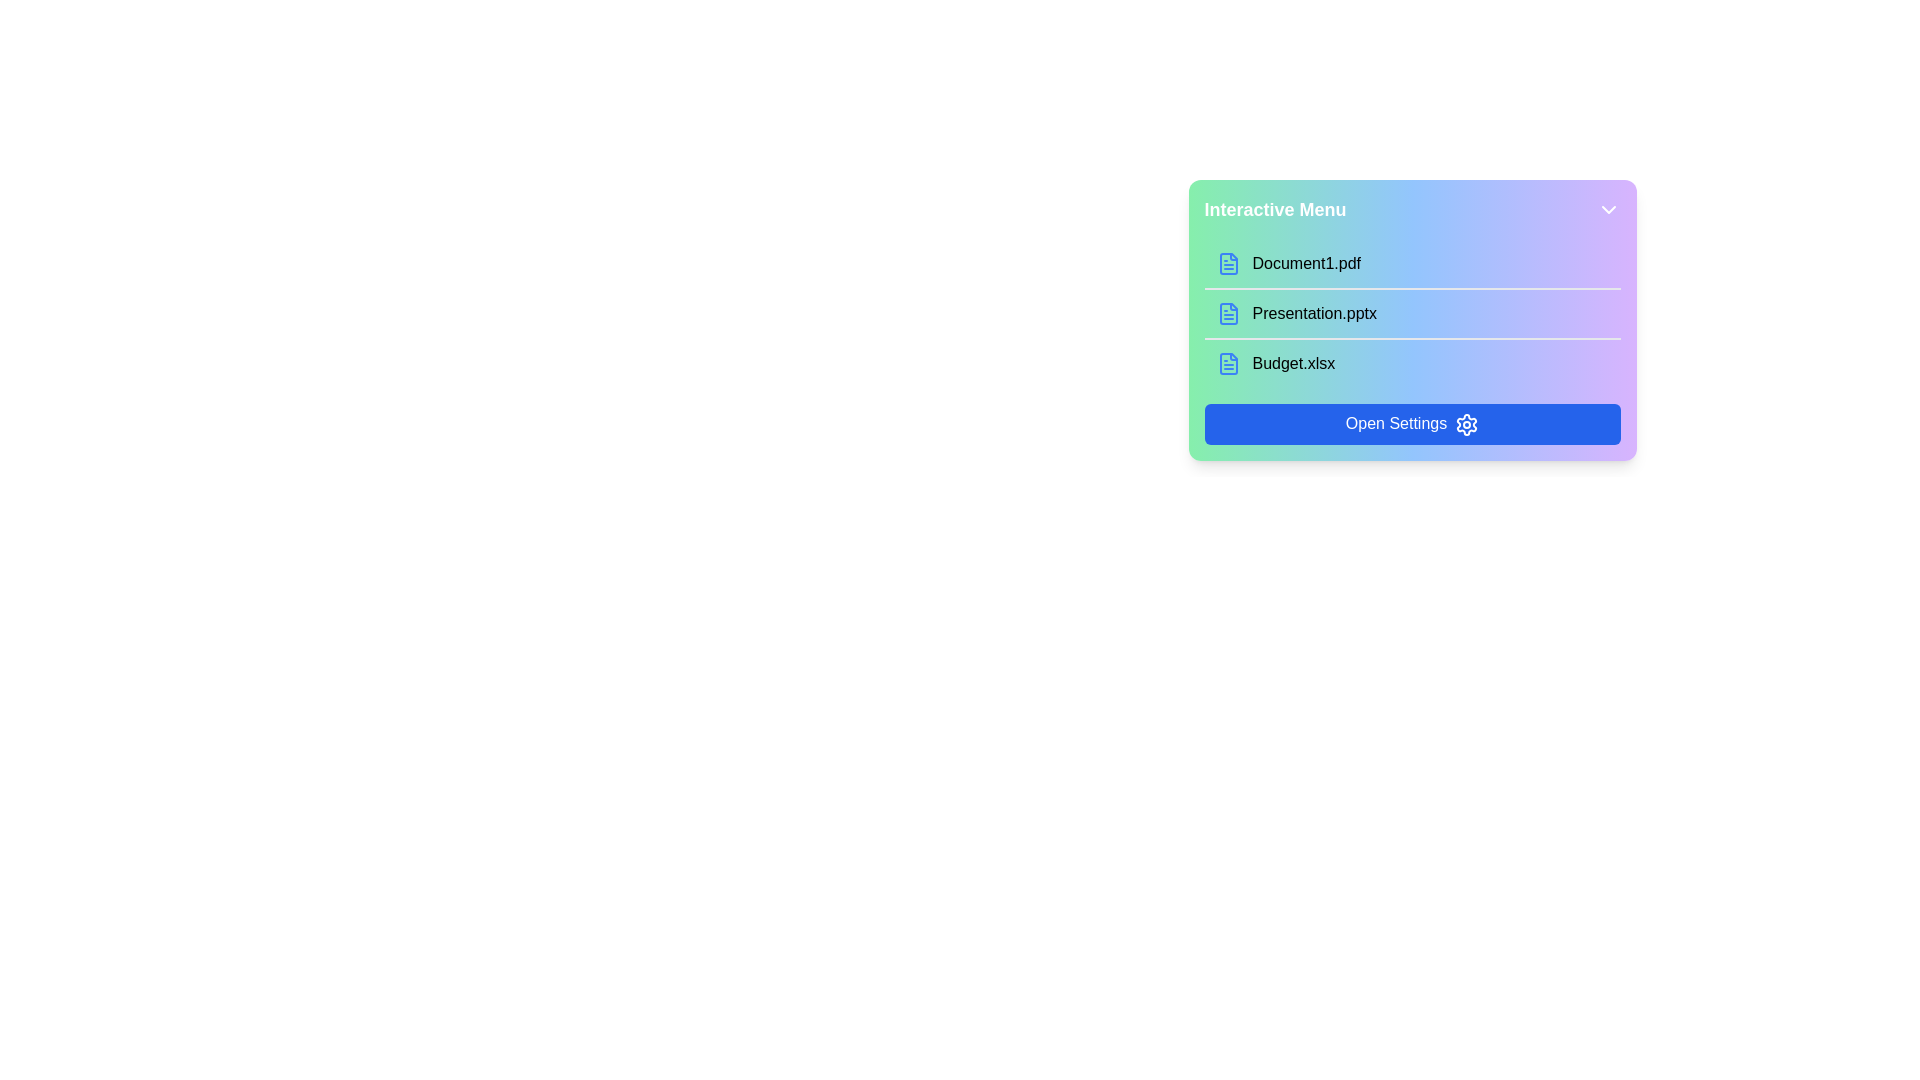  I want to click on the document icon, which is the first icon in the interactive menu, to interact with it, so click(1227, 262).